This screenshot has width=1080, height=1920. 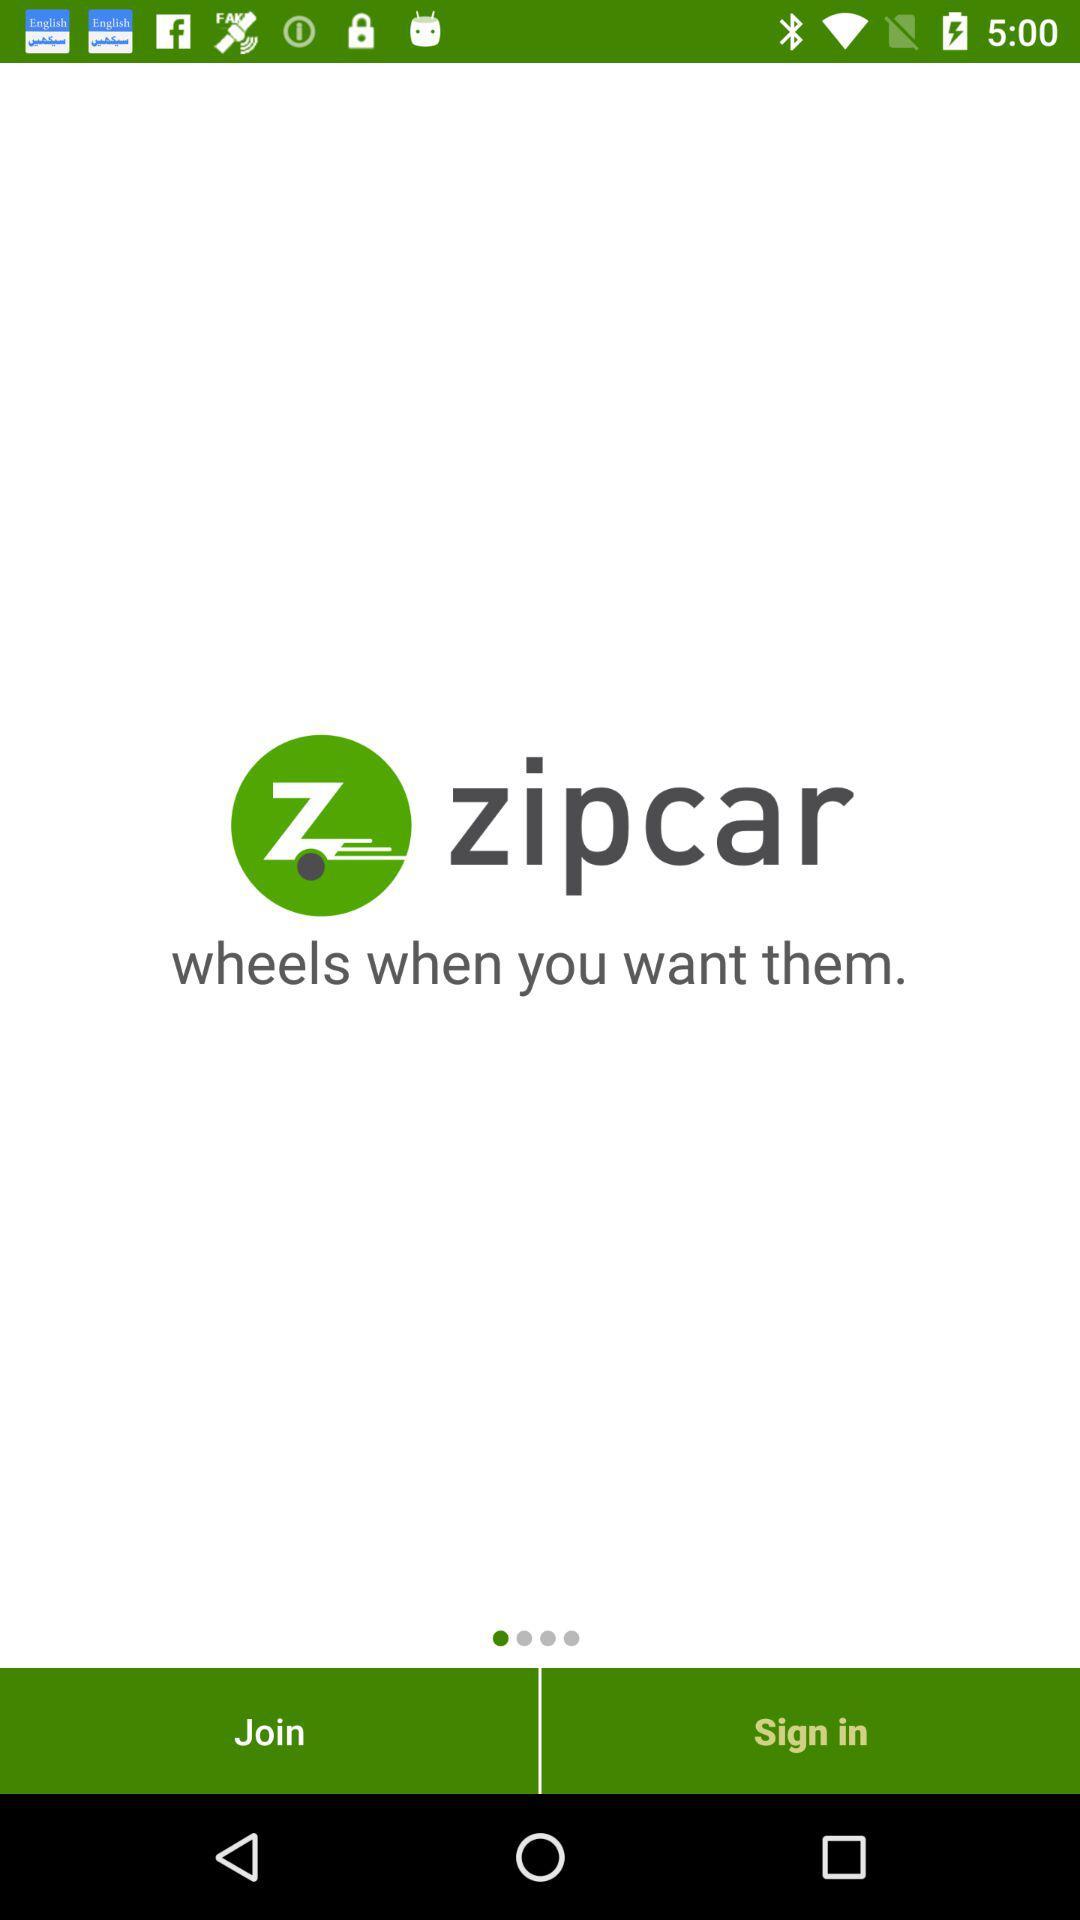 What do you see at coordinates (810, 1730) in the screenshot?
I see `the icon at the bottom right corner` at bounding box center [810, 1730].